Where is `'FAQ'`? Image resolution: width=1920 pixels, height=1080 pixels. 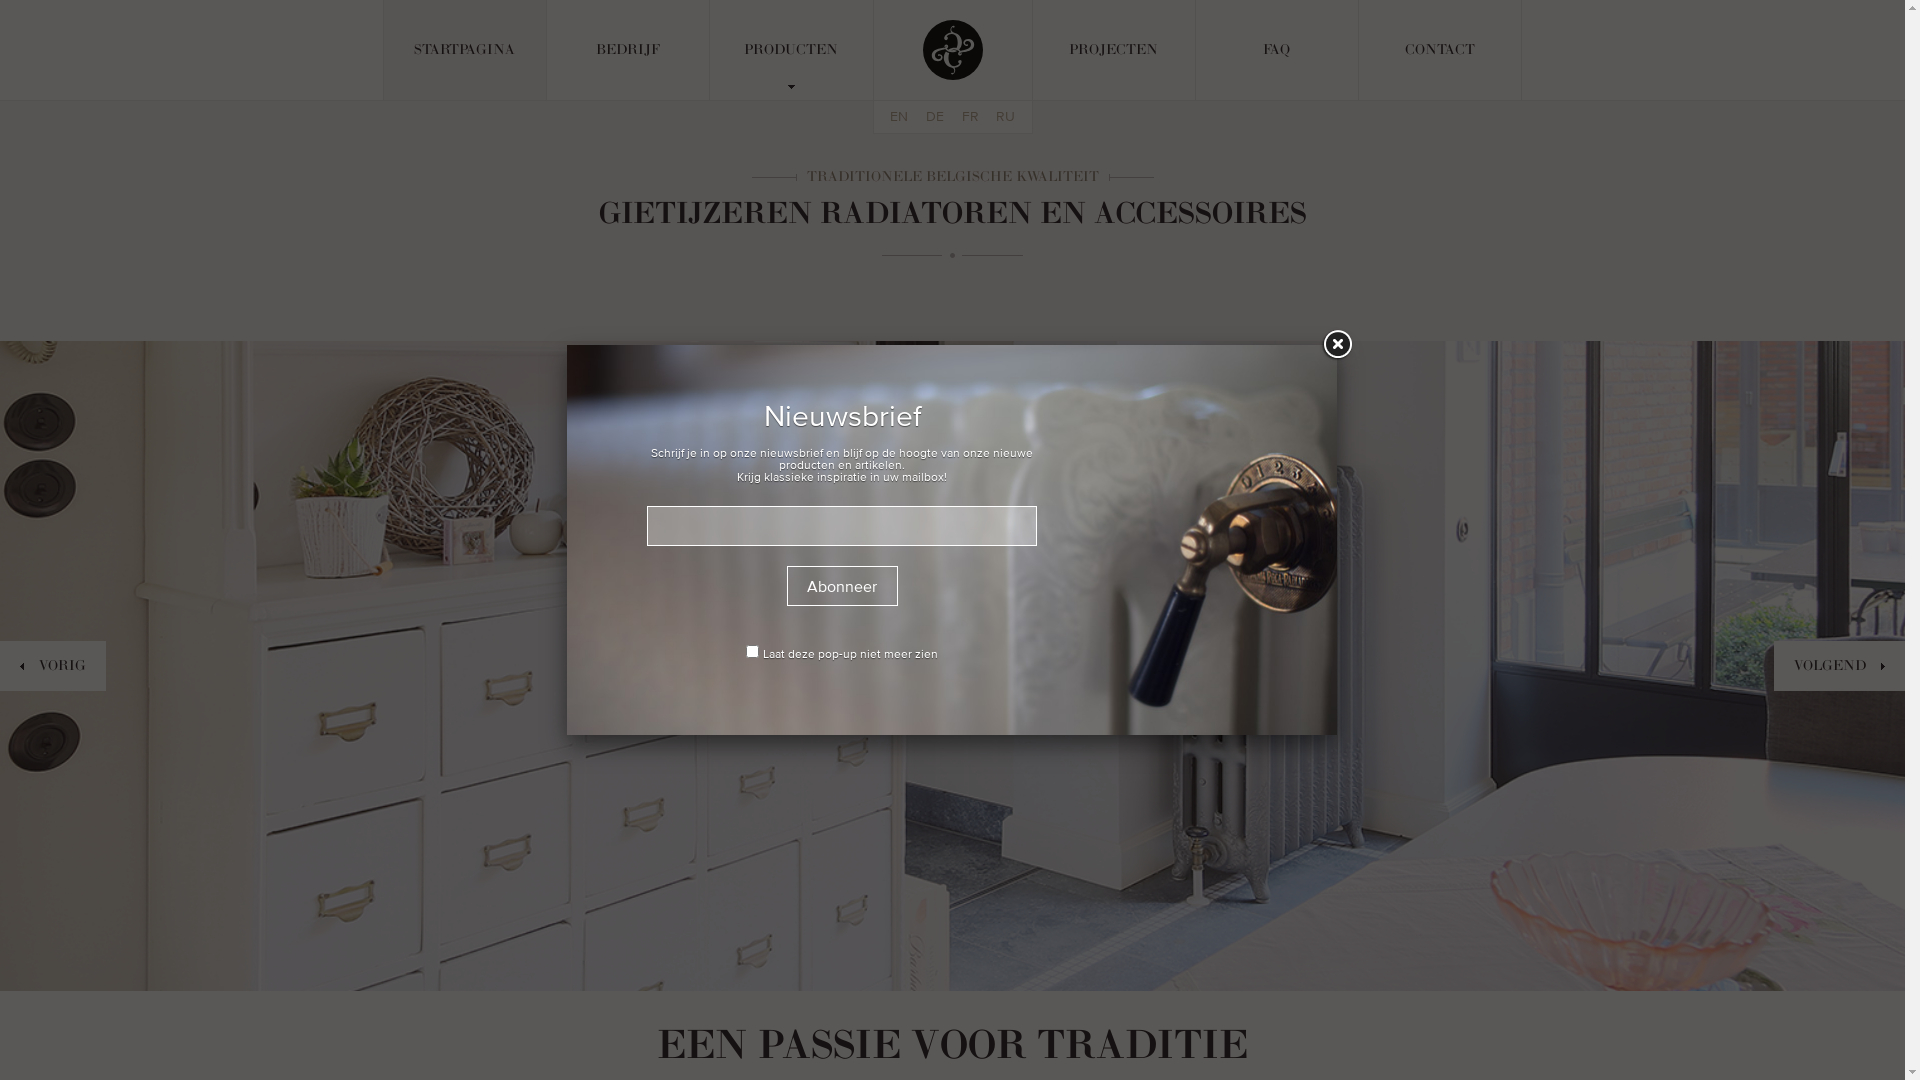
'FAQ' is located at coordinates (1275, 49).